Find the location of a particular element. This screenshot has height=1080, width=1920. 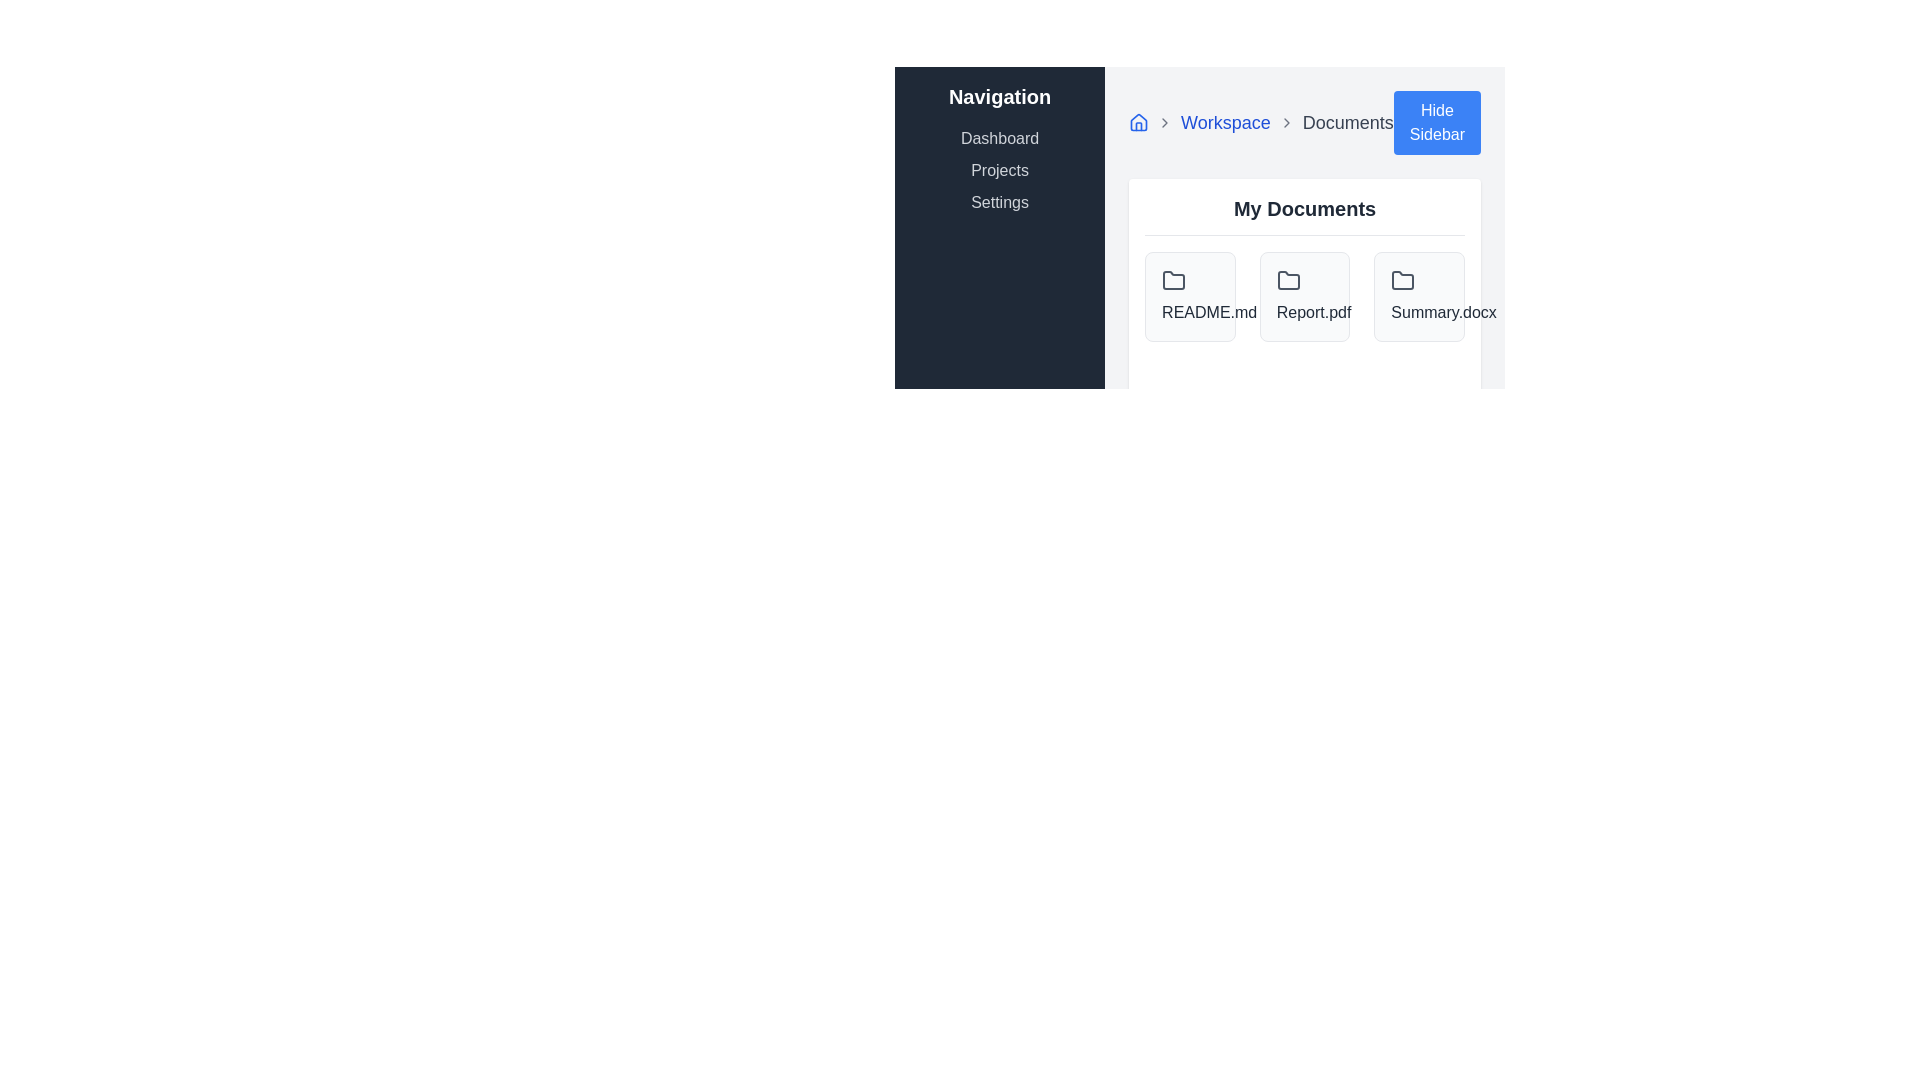

the button located in the top-right corner of the interface, adjacent to the breadcrumb navigation, to hide the sidebar is located at coordinates (1435, 123).